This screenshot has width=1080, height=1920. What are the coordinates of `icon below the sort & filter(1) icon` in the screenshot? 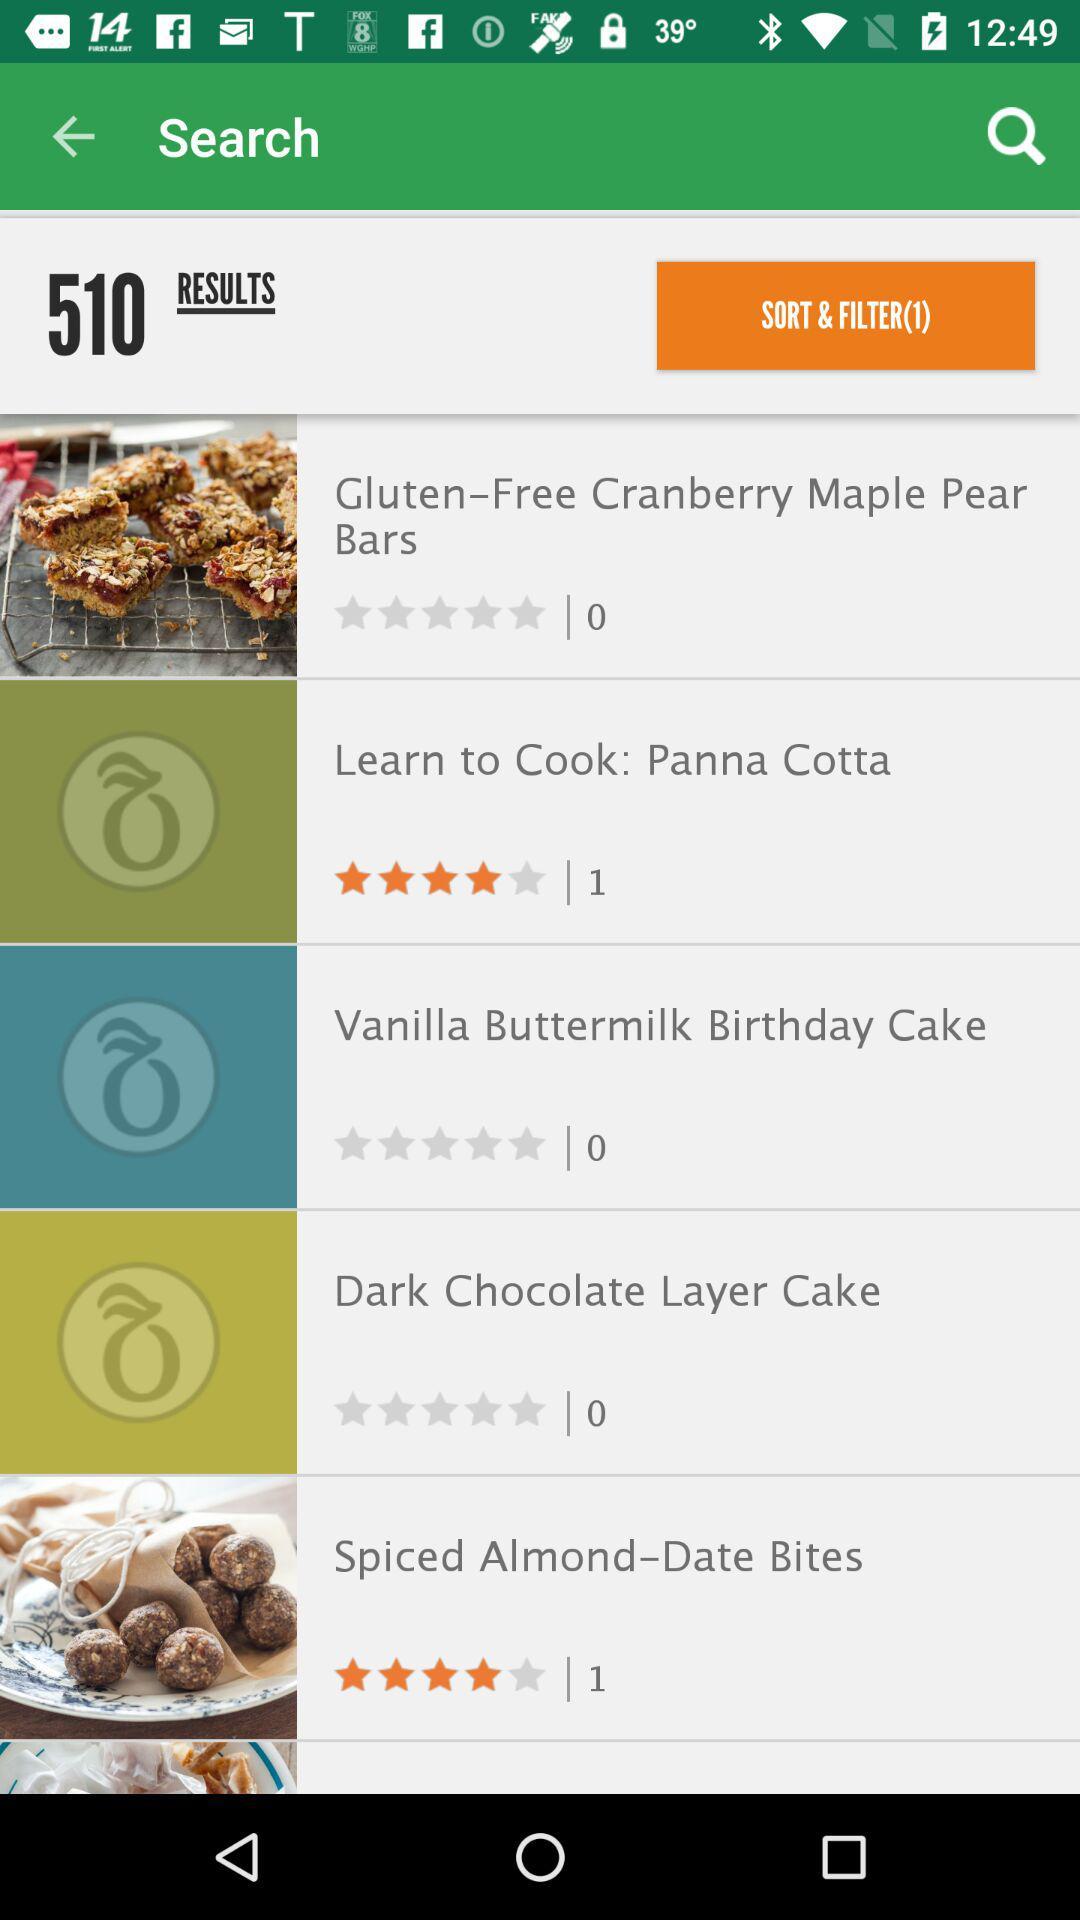 It's located at (683, 519).